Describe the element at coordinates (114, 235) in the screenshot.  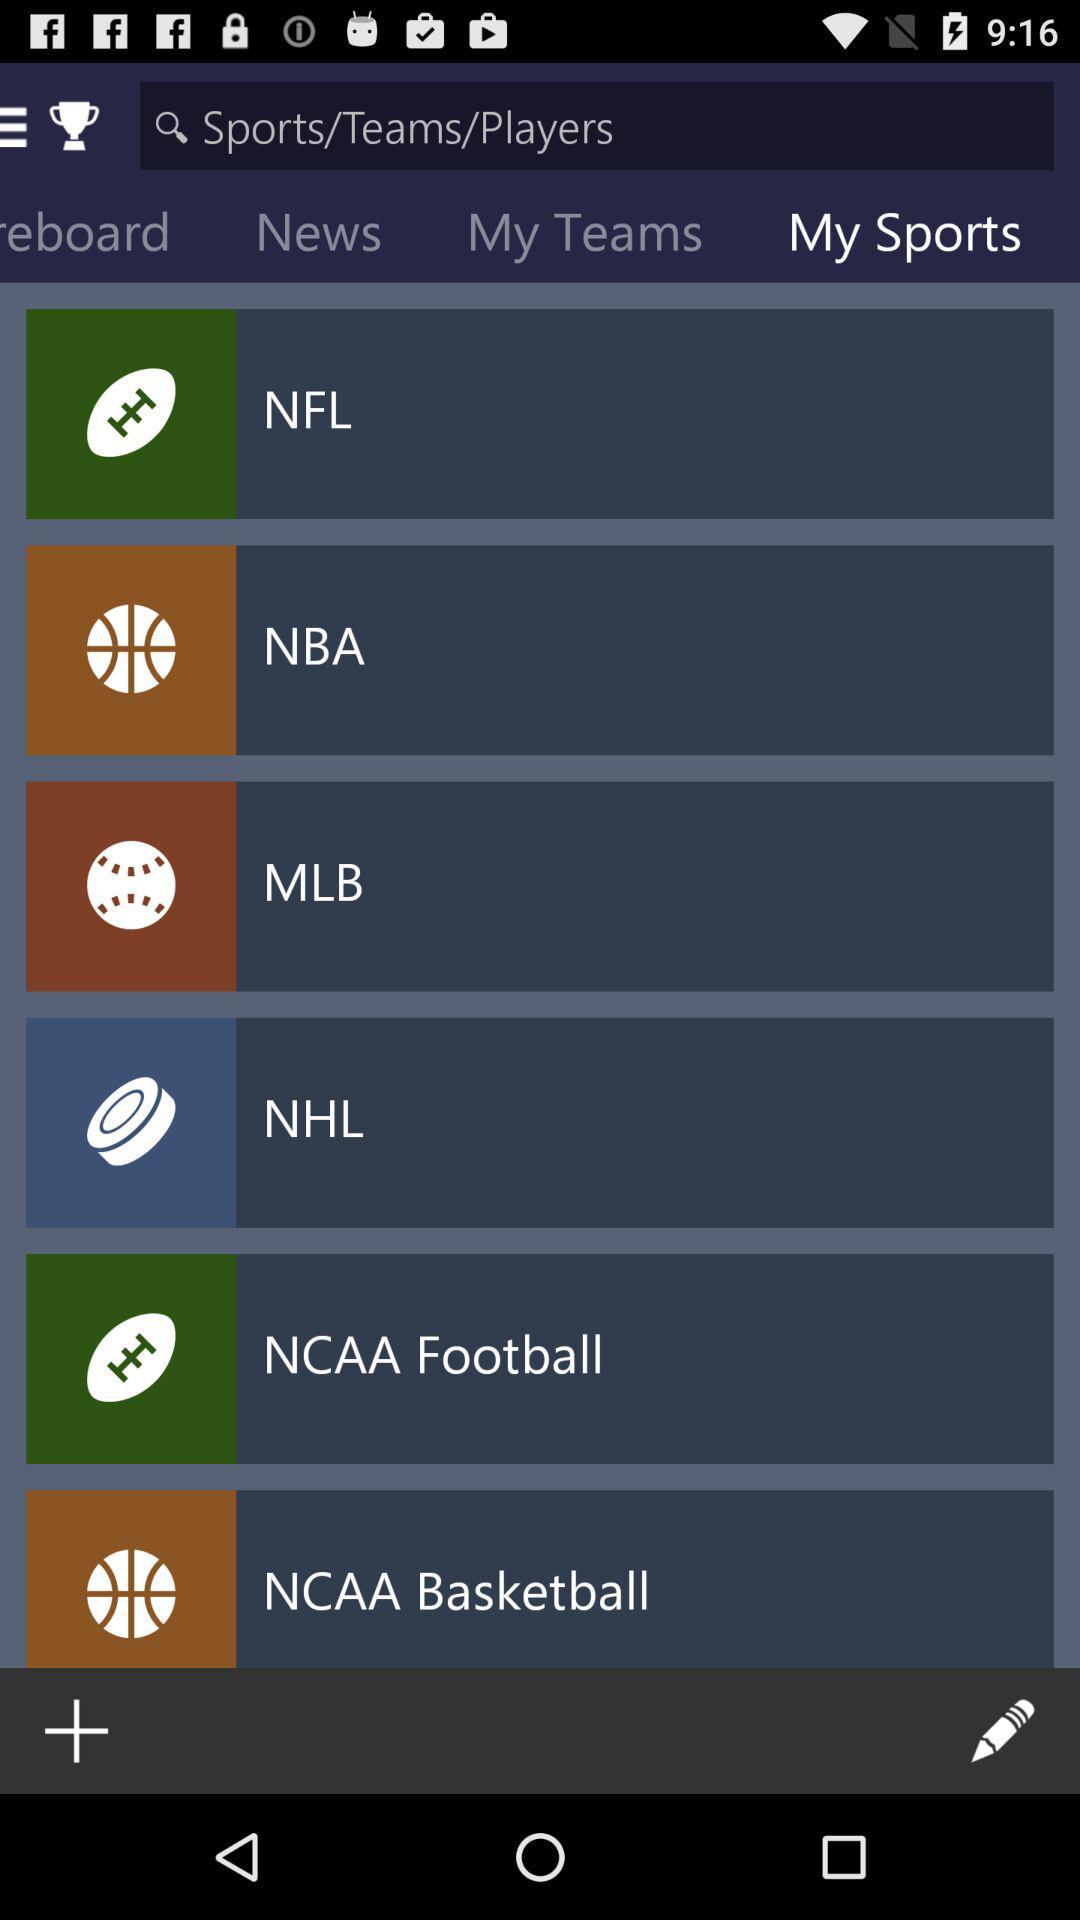
I see `scoreboard icon` at that location.